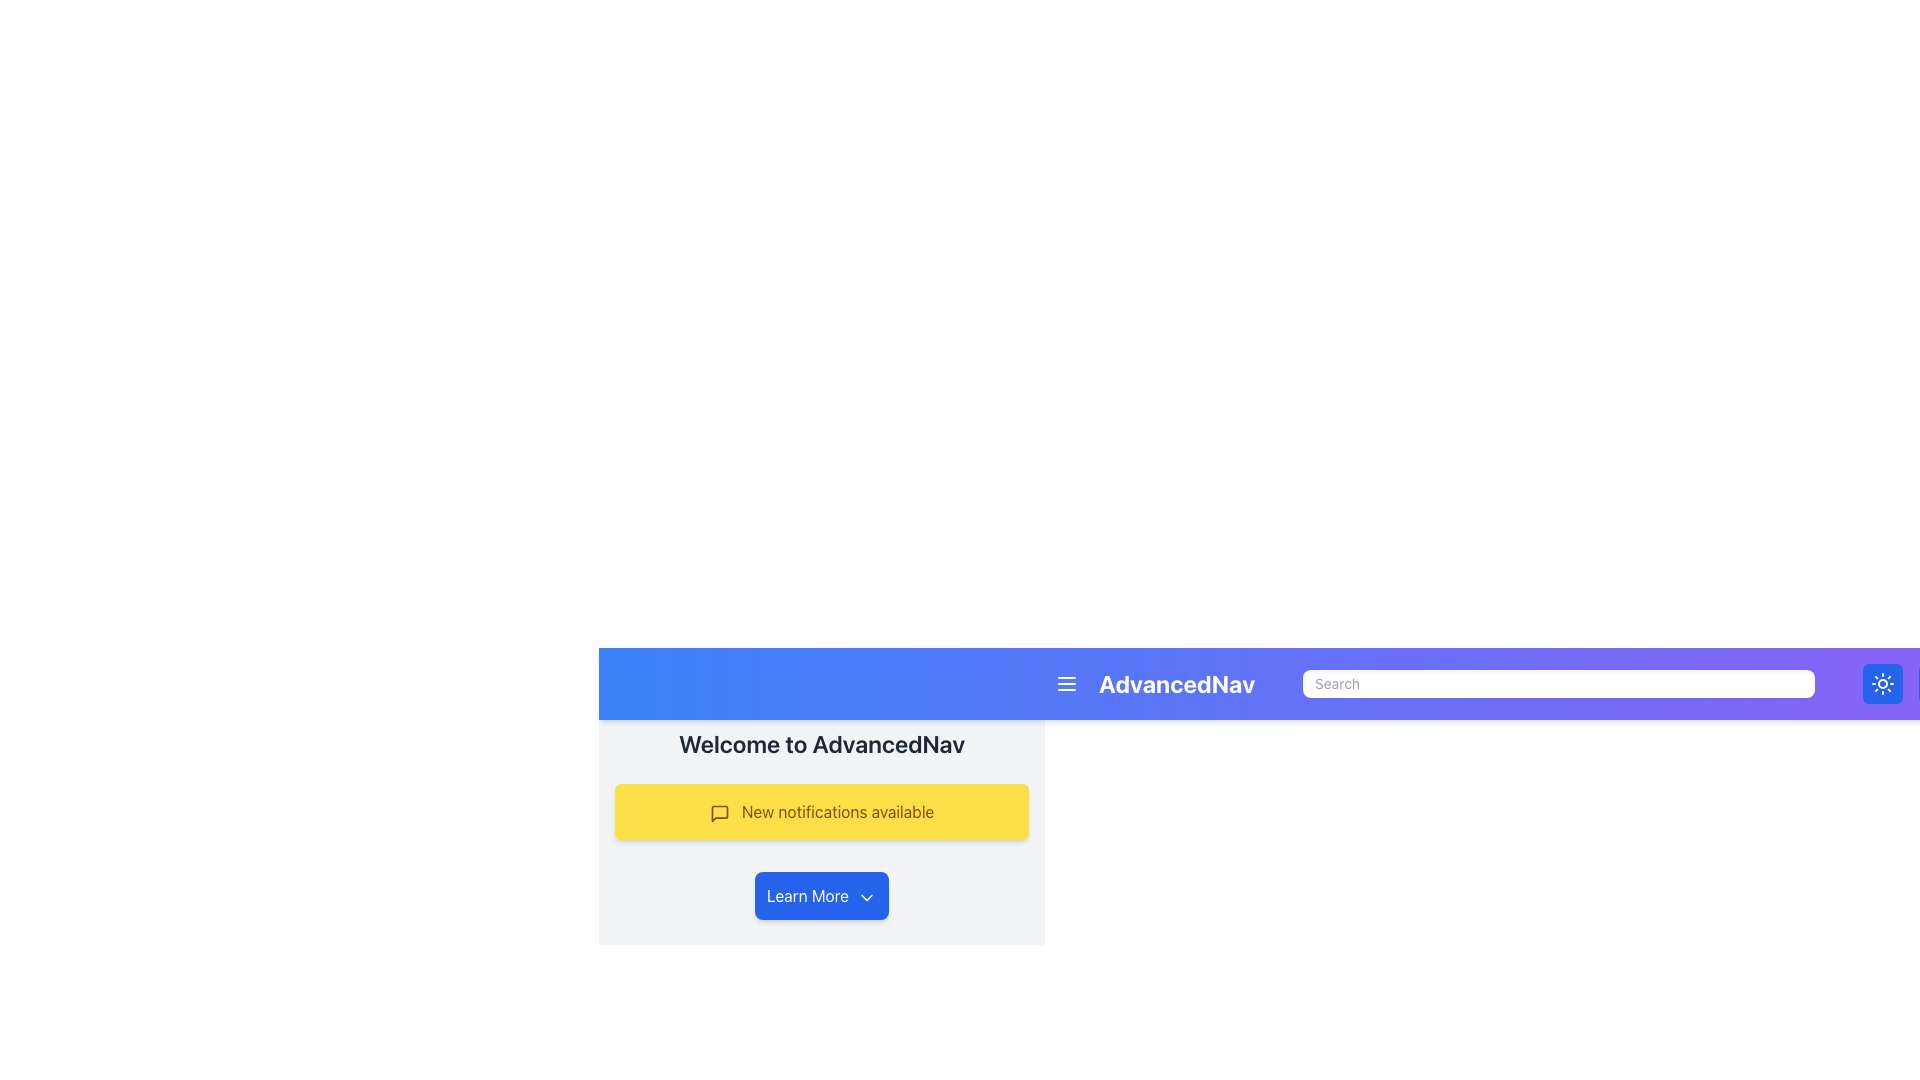 This screenshot has height=1080, width=1920. I want to click on the sun icon featuring a circular center with radiating lines, styled with a white stroke on a blue background, located on the far right end of the navigation bar, so click(1881, 682).